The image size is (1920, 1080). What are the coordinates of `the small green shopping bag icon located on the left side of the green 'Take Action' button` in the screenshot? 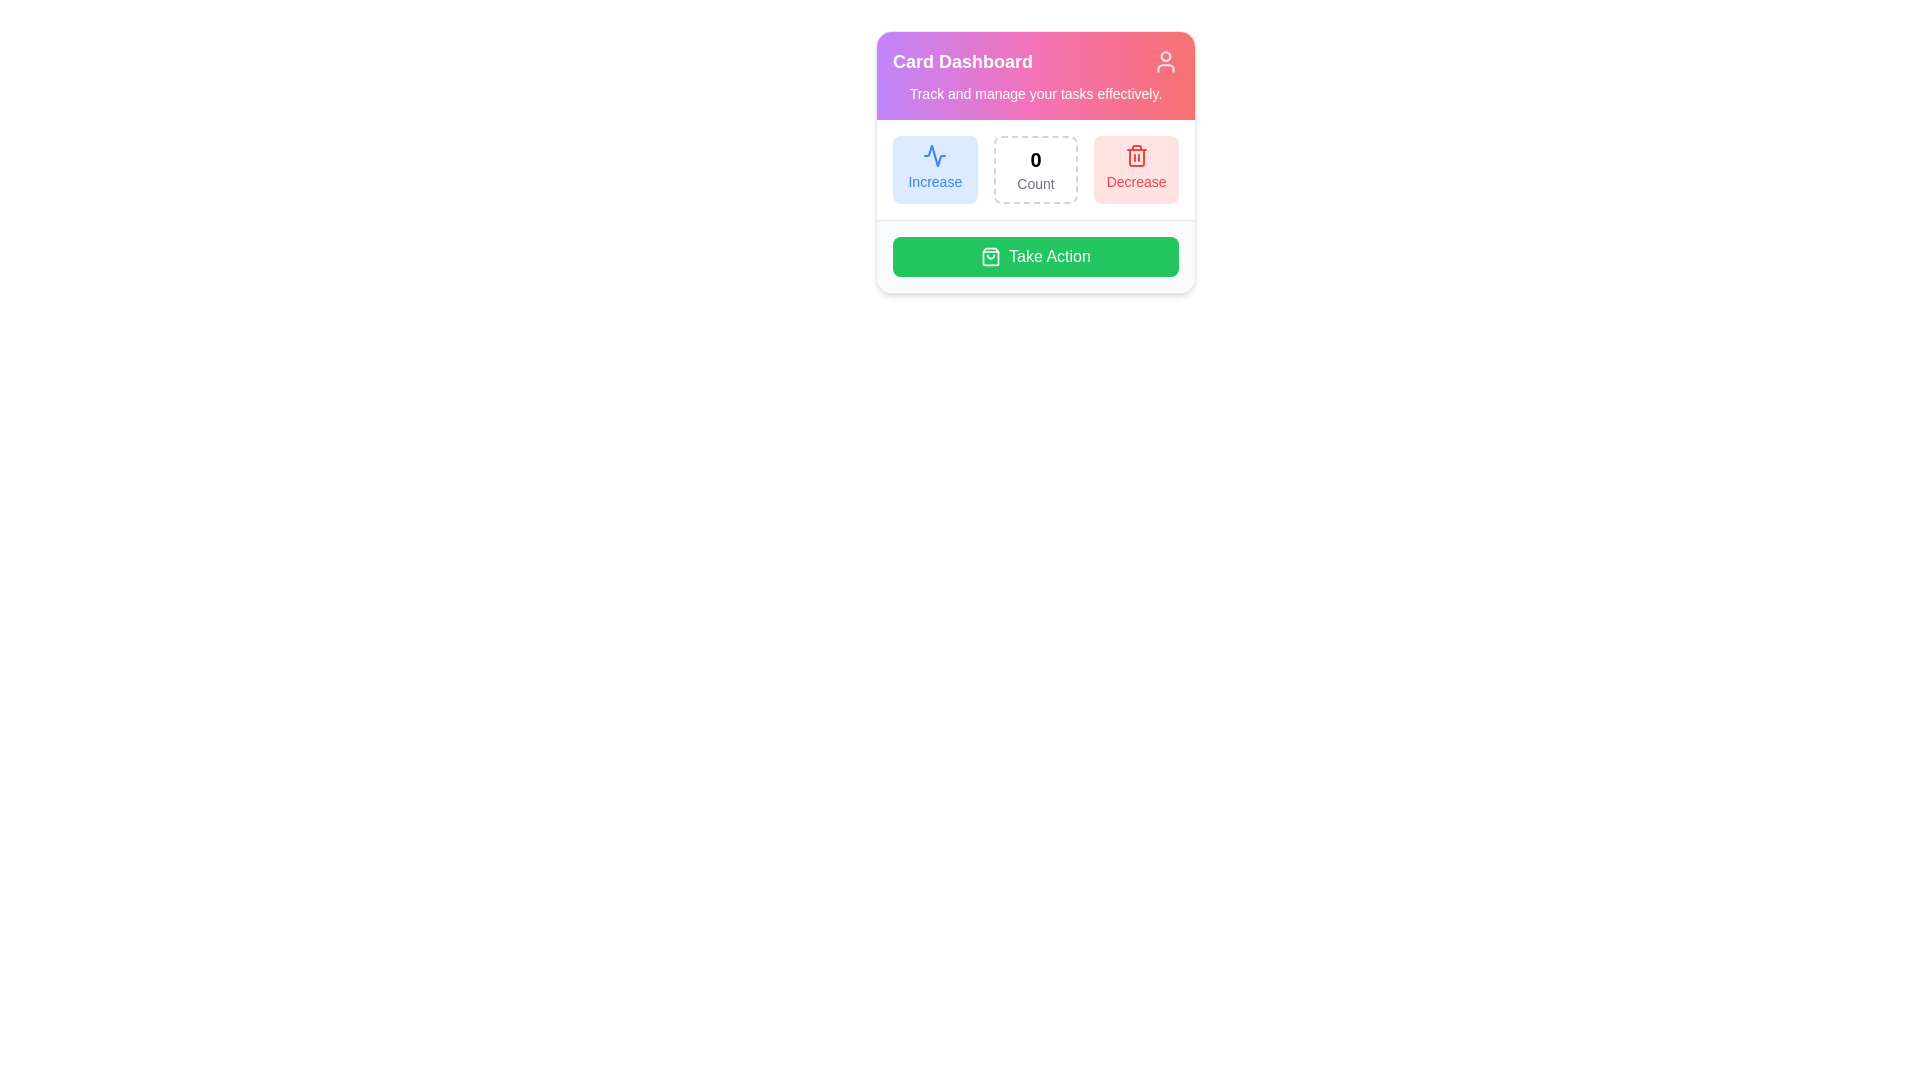 It's located at (991, 256).